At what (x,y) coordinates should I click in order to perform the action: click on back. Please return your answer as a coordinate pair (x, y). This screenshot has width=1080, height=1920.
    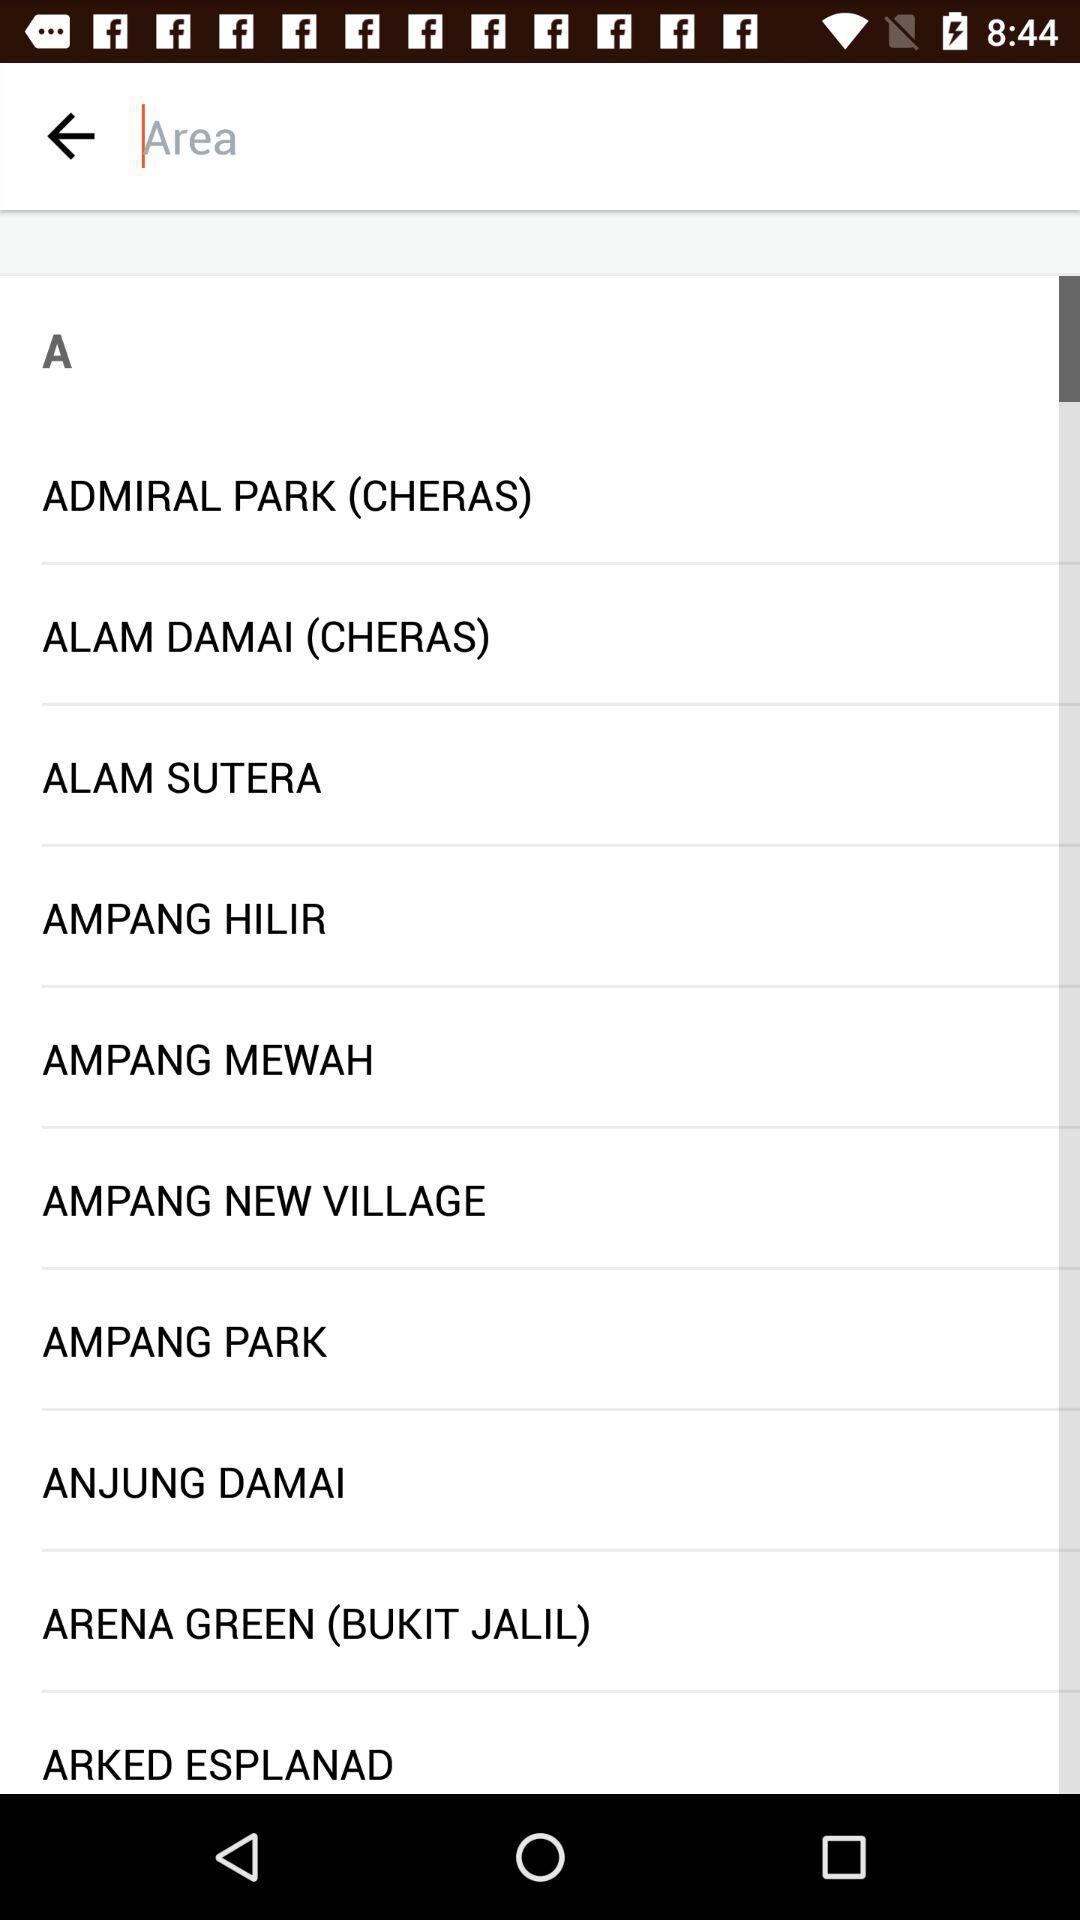
    Looking at the image, I should click on (69, 135).